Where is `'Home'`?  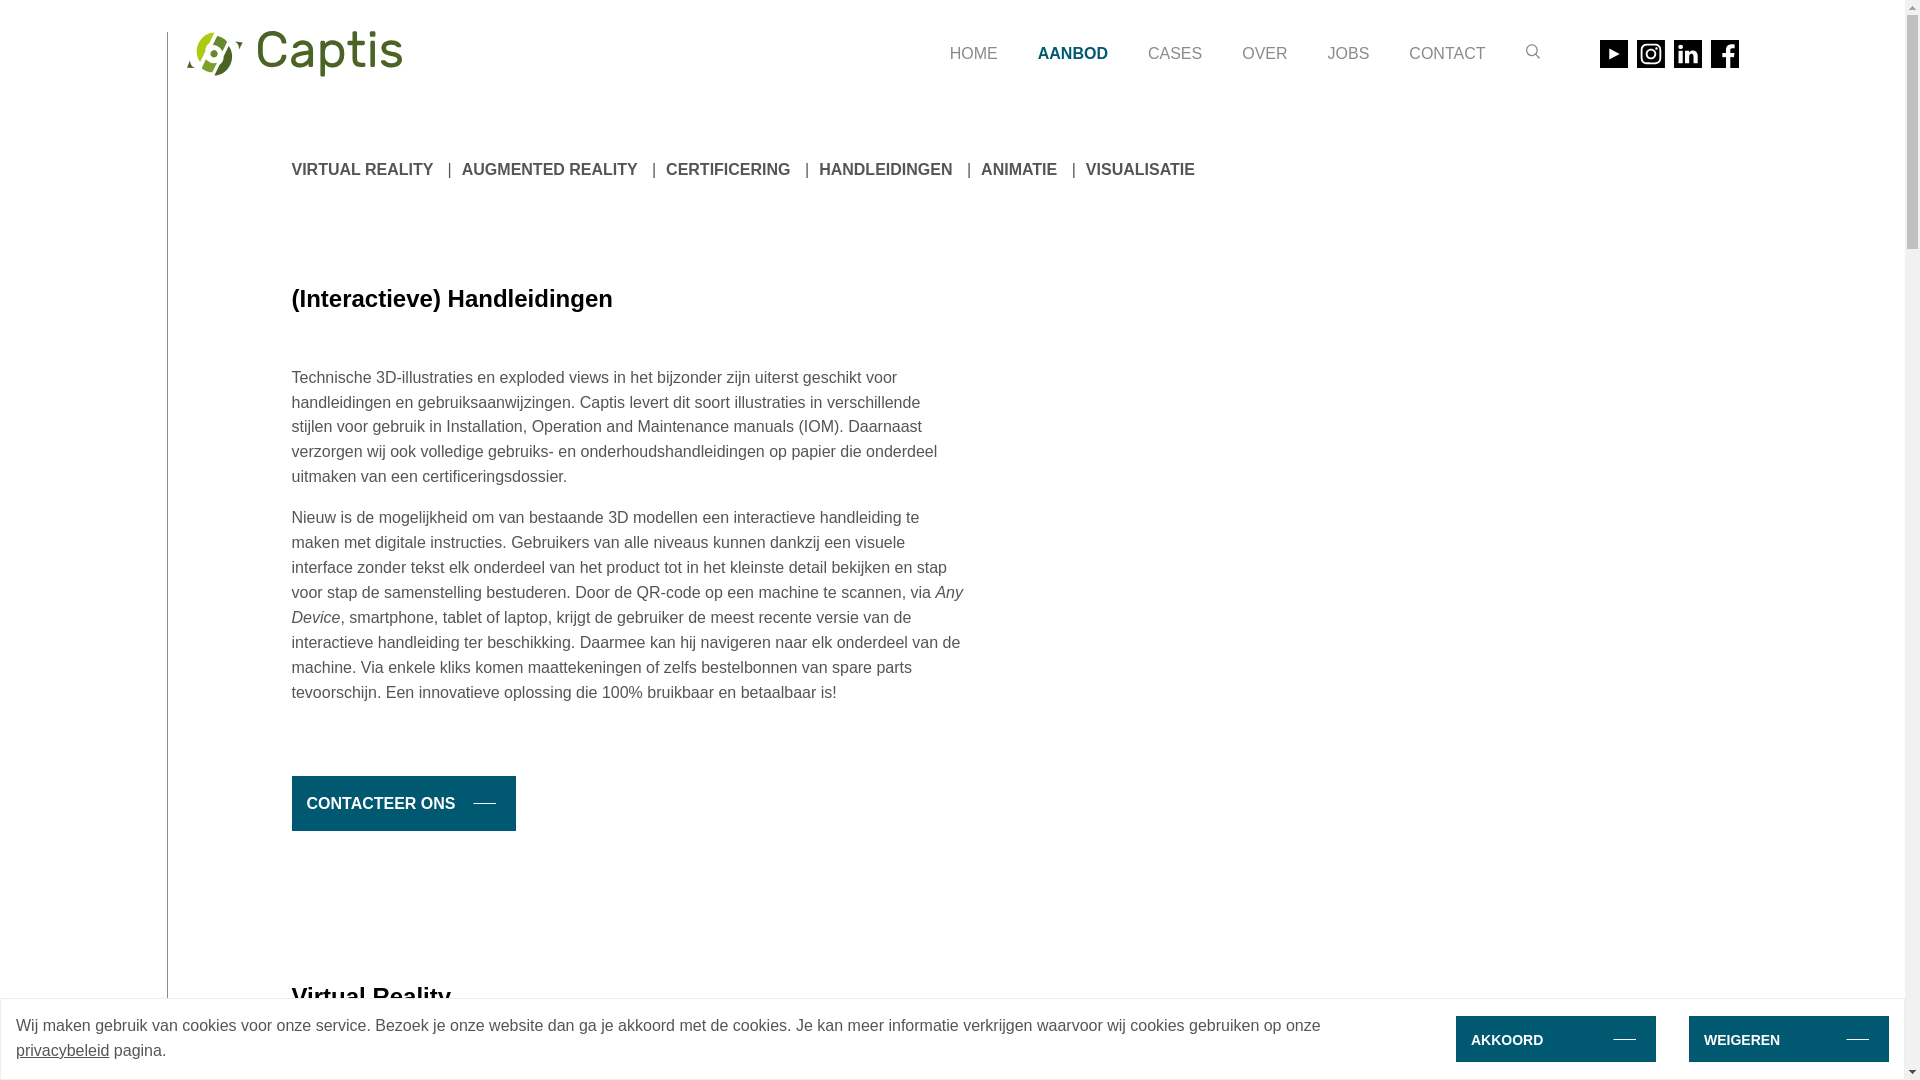 'Home' is located at coordinates (292, 53).